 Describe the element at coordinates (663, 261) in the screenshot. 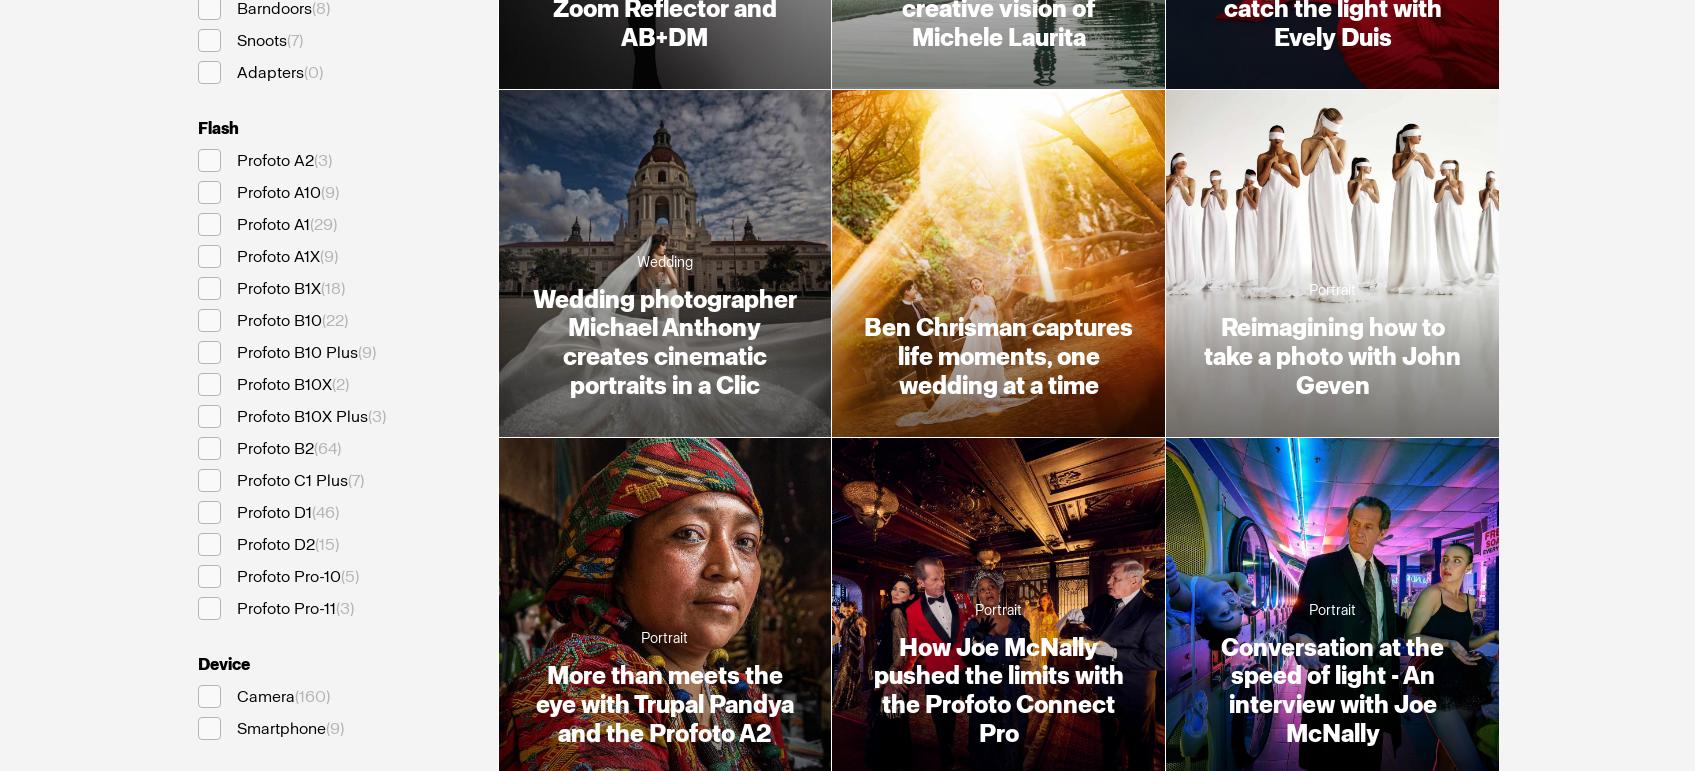

I see `'Wedding'` at that location.